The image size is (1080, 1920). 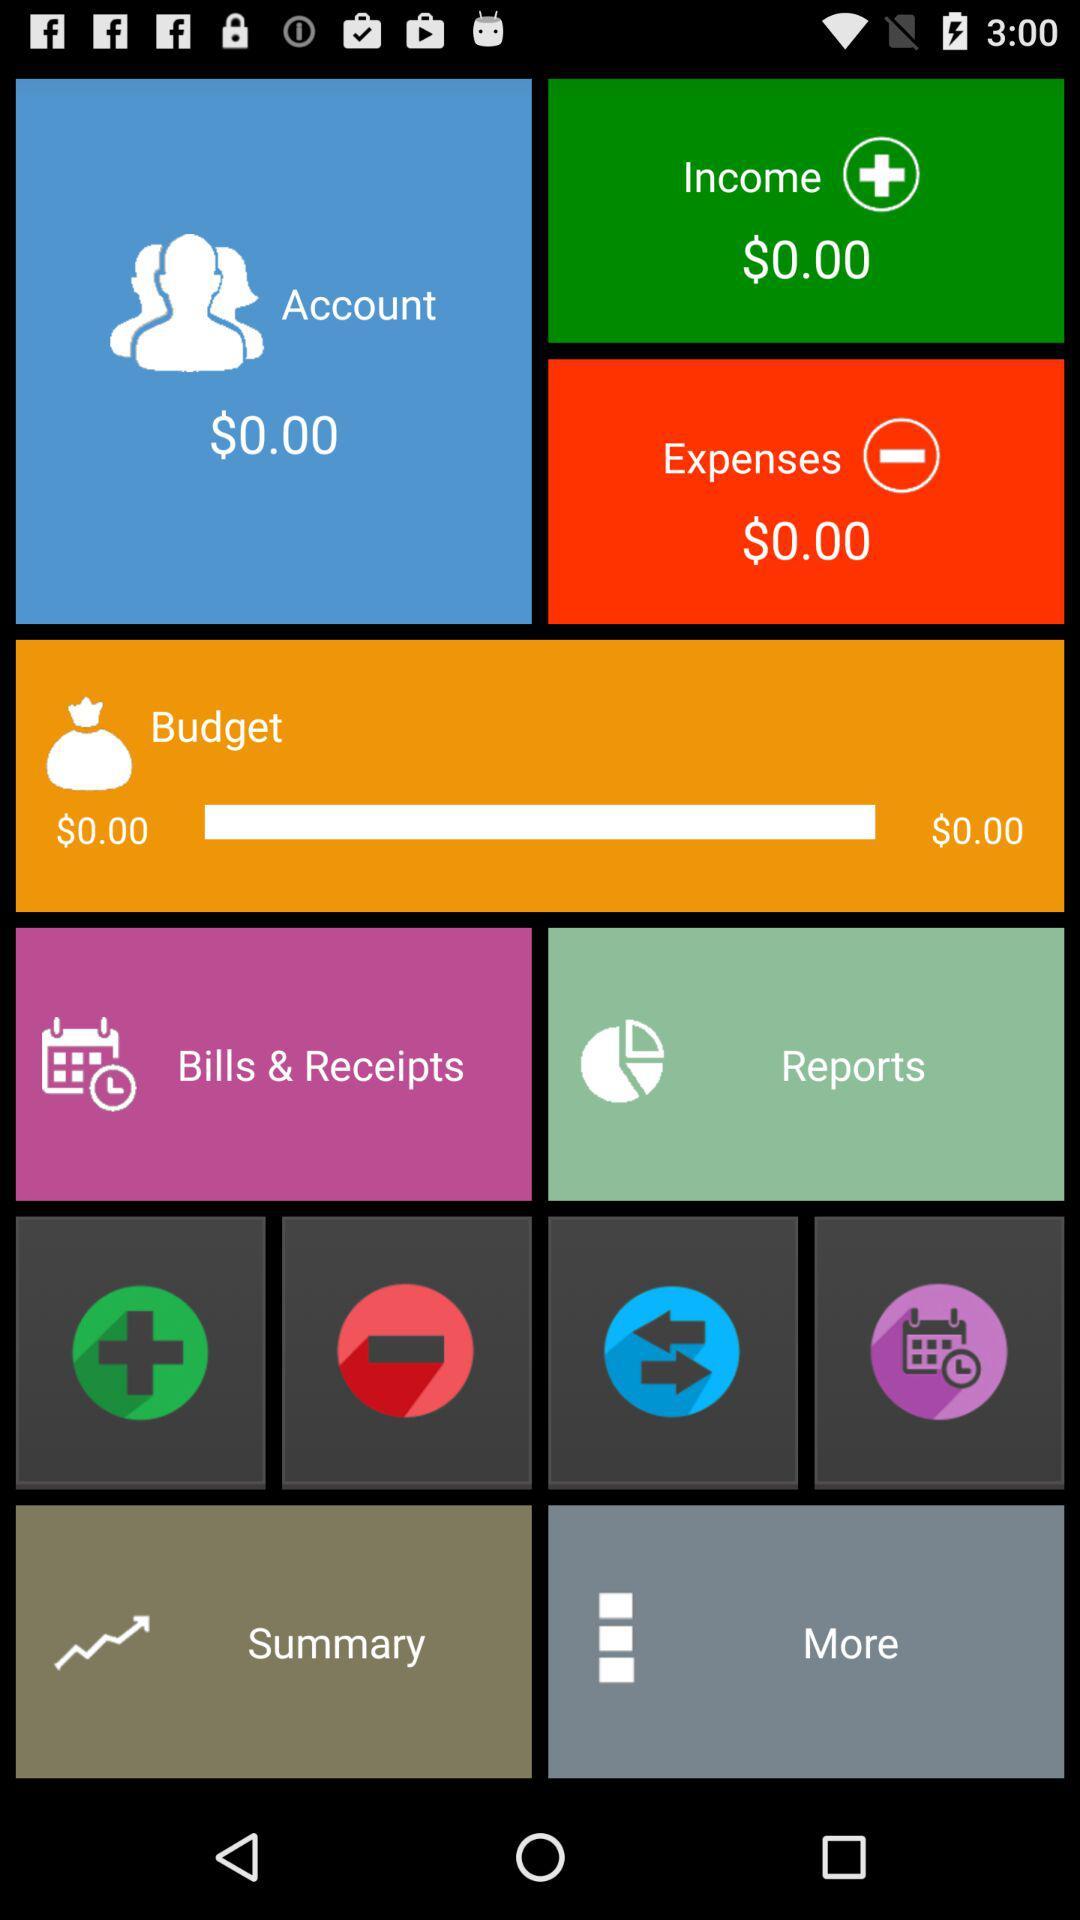 I want to click on the reports app, so click(x=805, y=1063).